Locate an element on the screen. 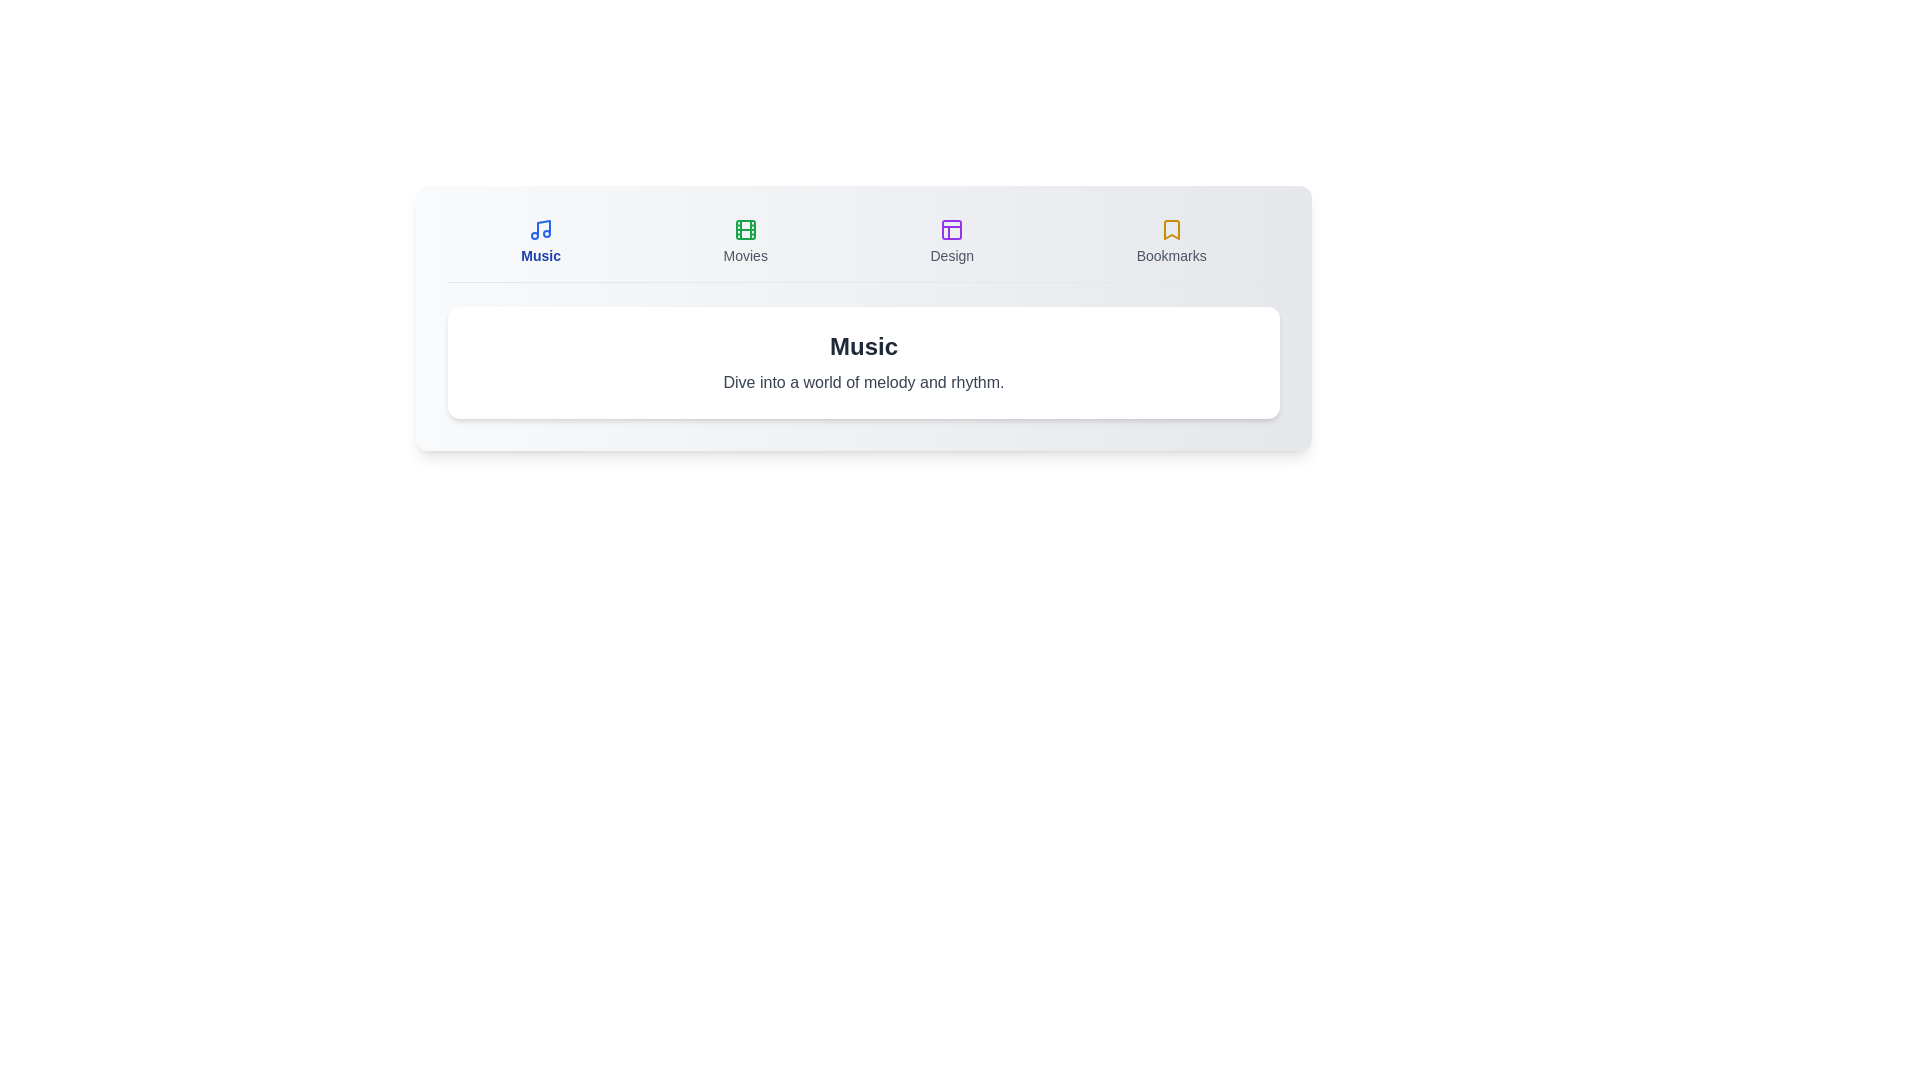 This screenshot has height=1080, width=1920. the tab labeled Music to switch to it is located at coordinates (541, 241).